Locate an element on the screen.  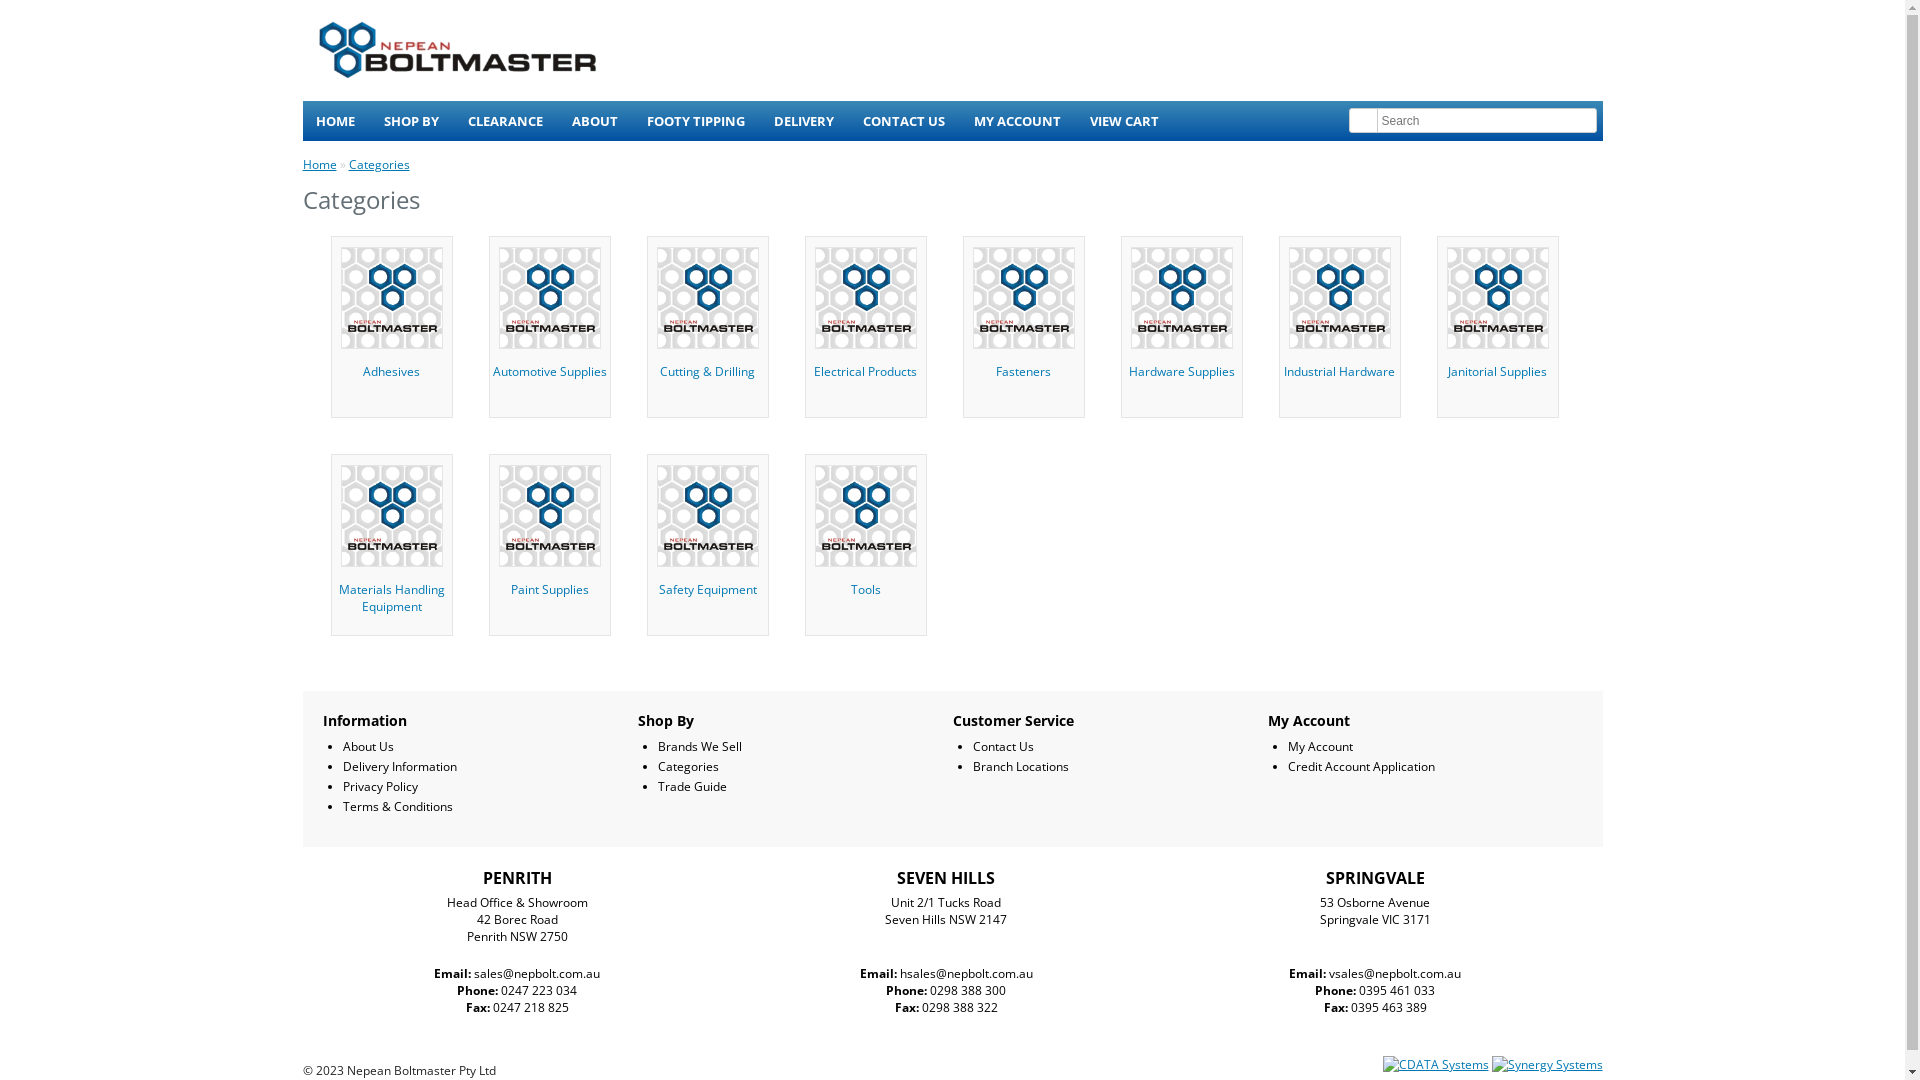
'INDUSTRIAL HARDWARE' is located at coordinates (1287, 297).